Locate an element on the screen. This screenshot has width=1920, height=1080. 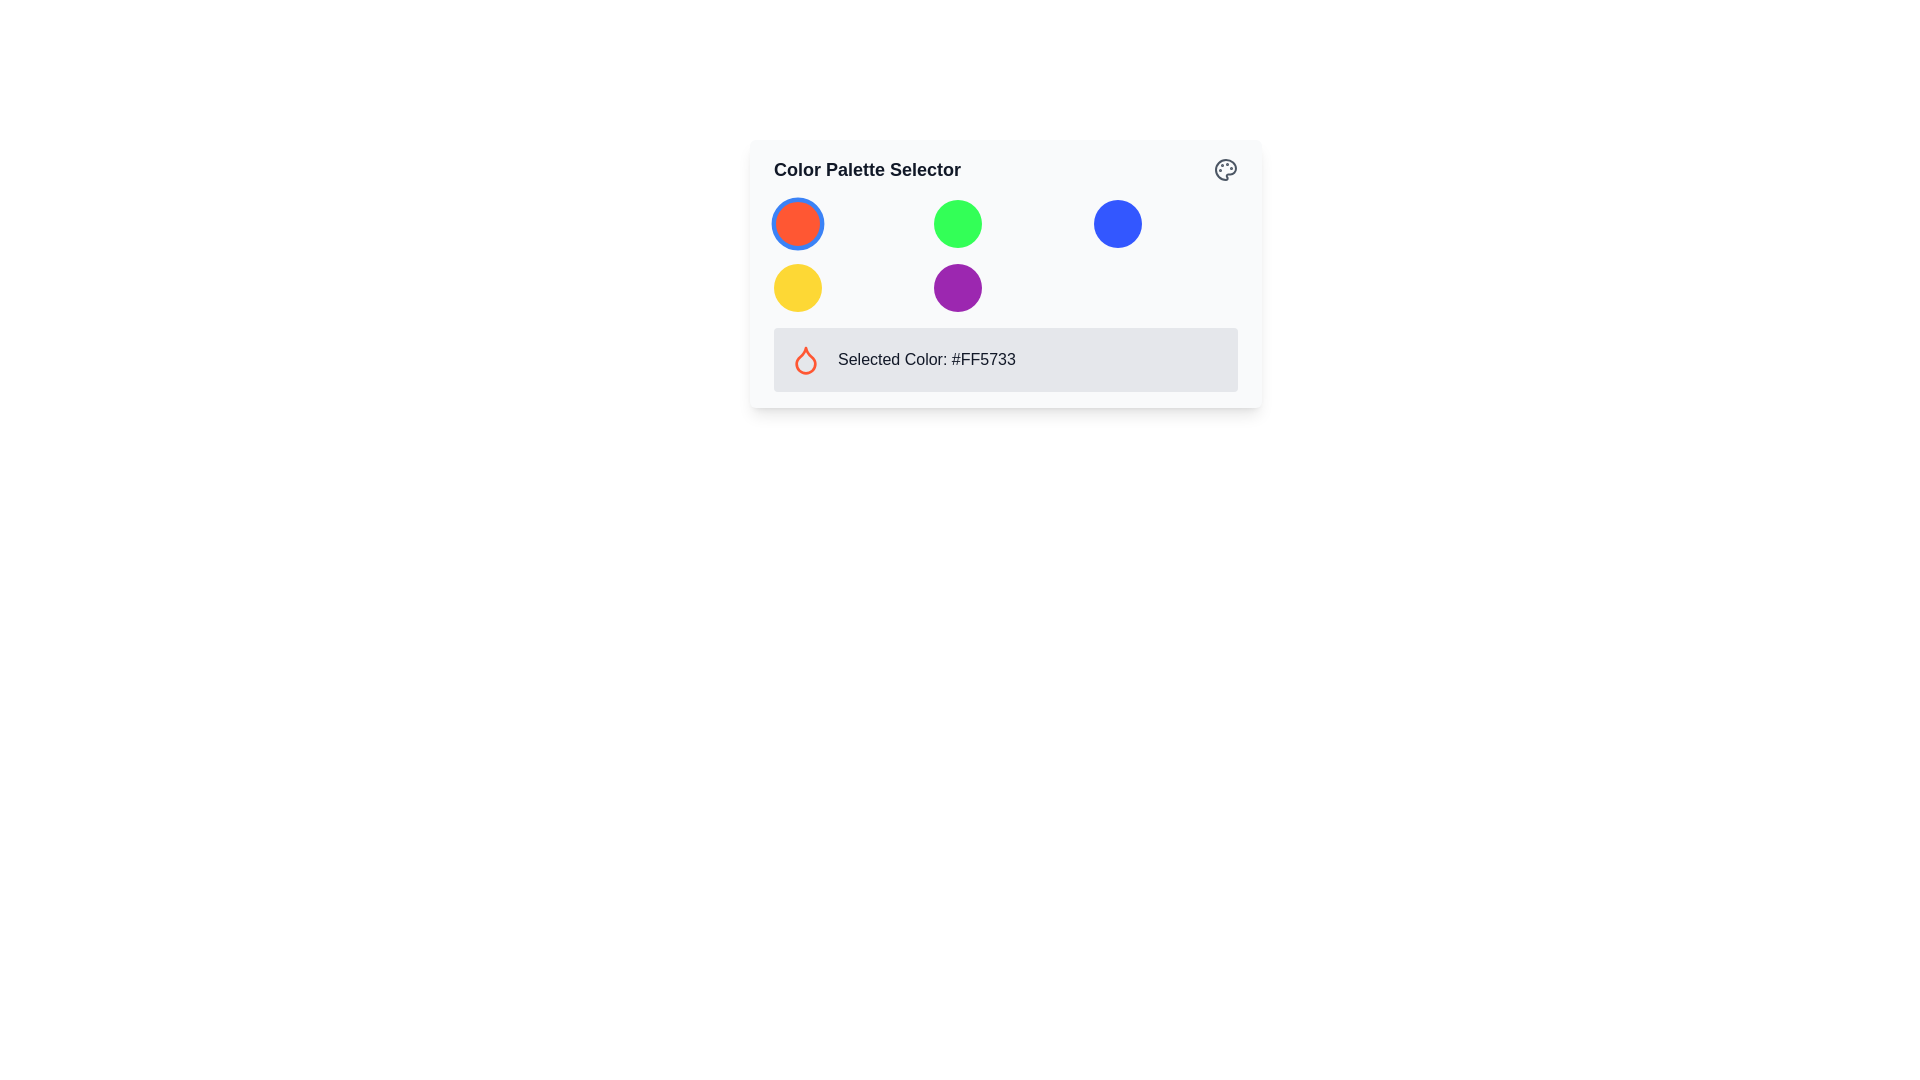
the selectable circular button is located at coordinates (1117, 223).